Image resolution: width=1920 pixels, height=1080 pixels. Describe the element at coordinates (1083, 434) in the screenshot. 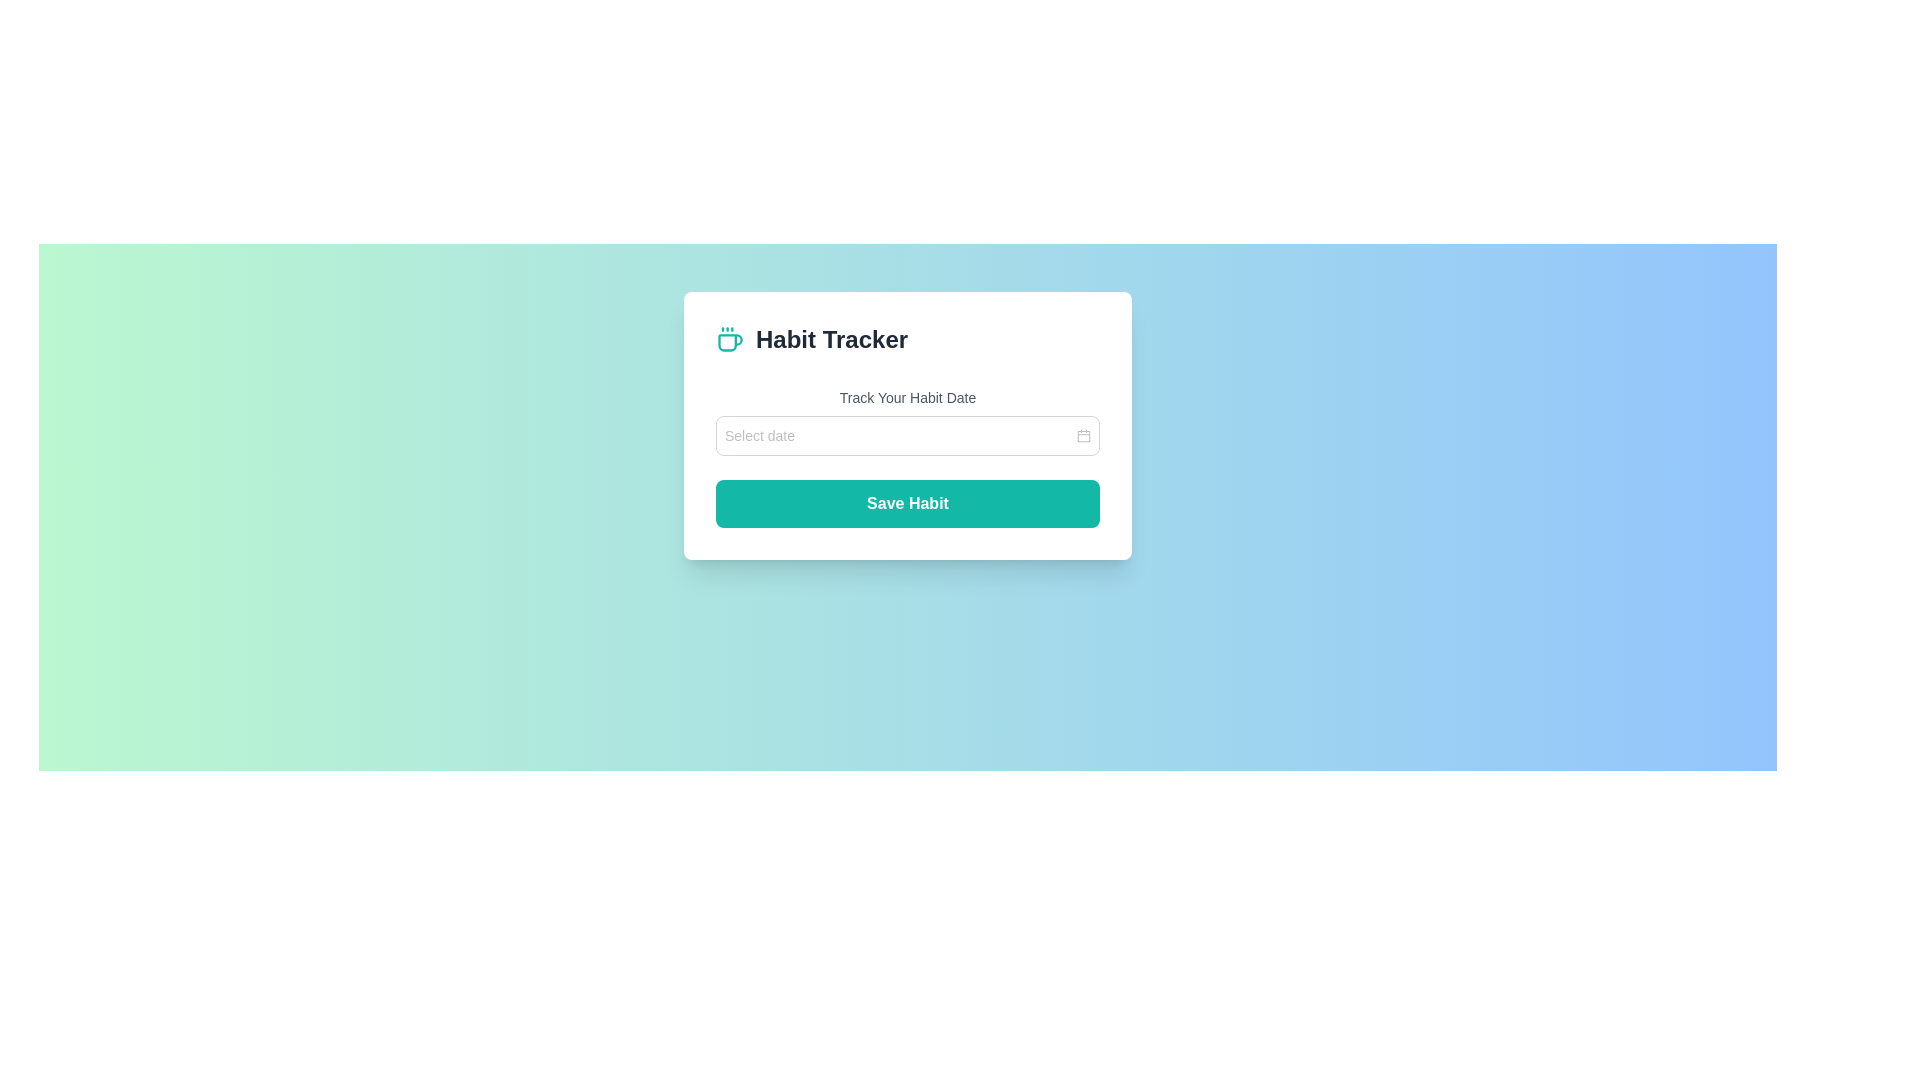

I see `the icon at the far-right end of the 'Select date' input field in the 'Habit Tracker' interface` at that location.